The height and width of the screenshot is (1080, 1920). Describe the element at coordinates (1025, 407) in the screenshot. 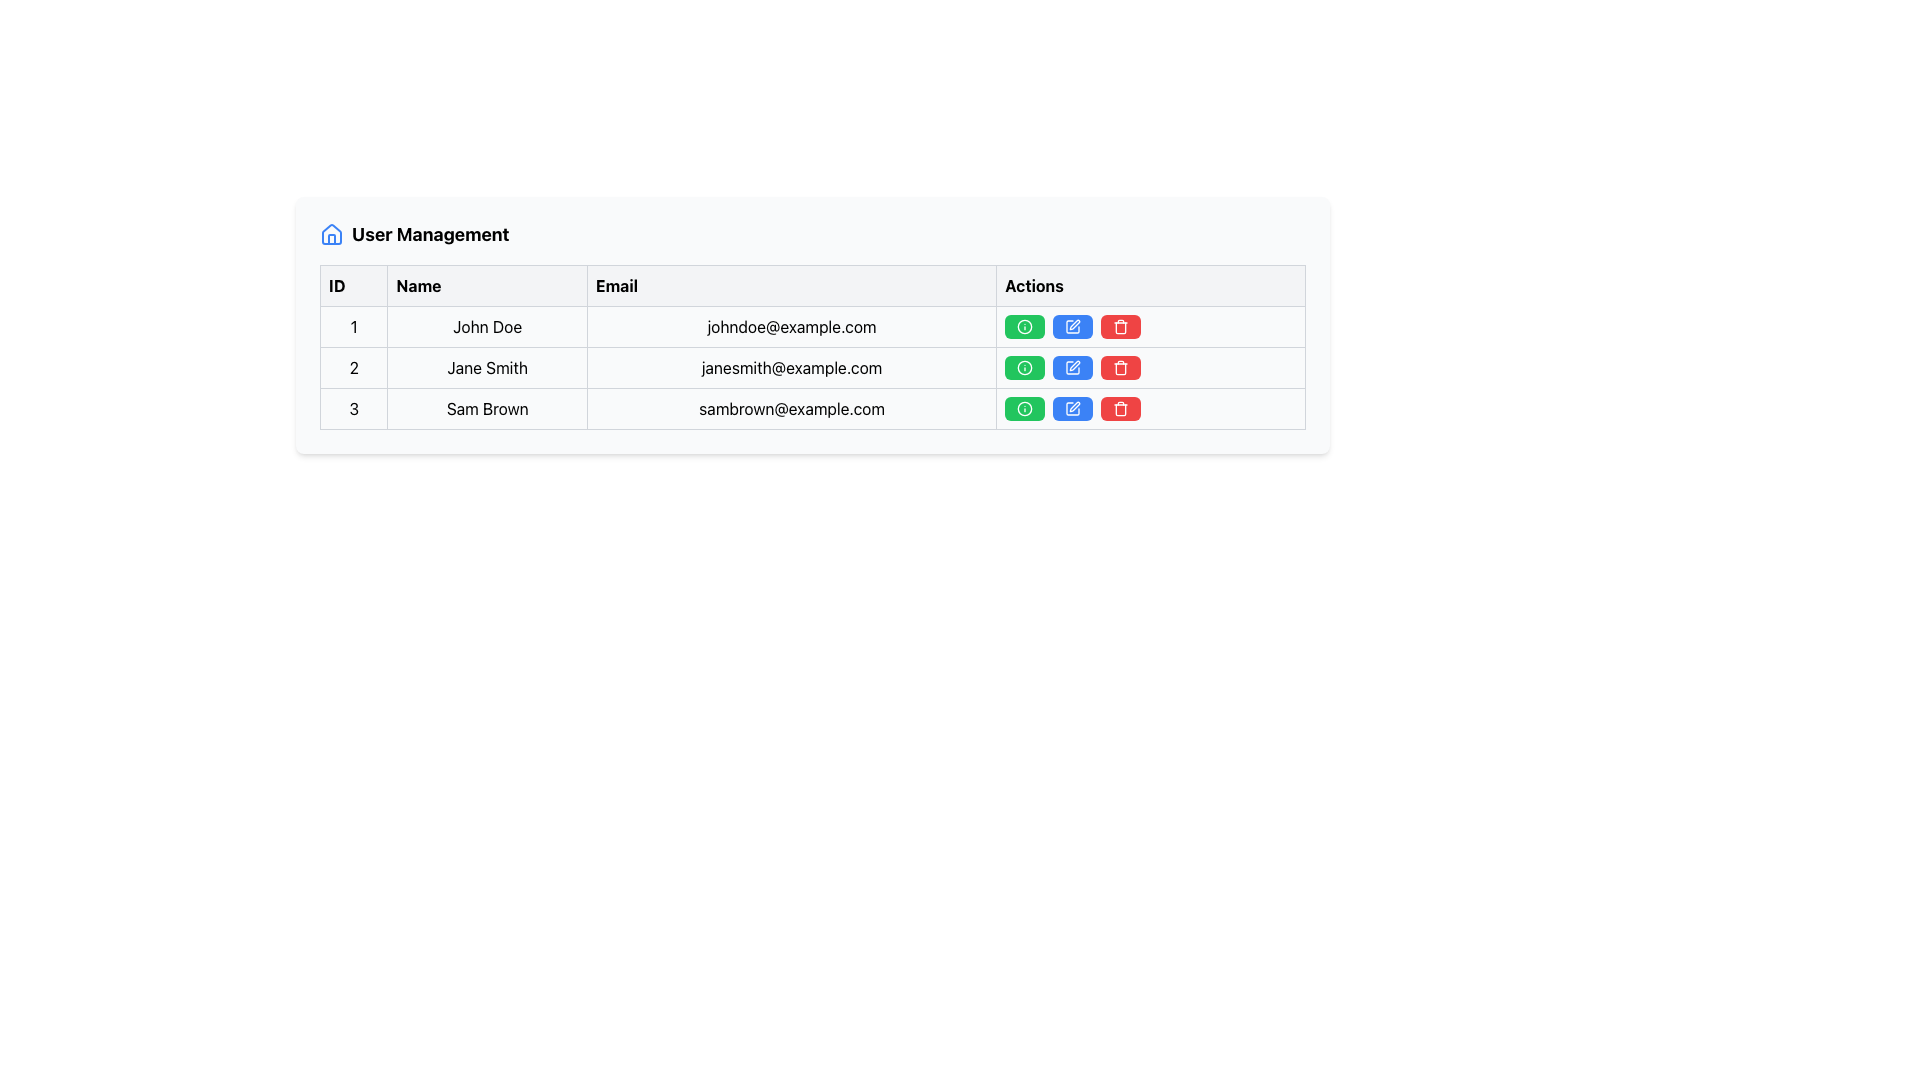

I see `the green circular 'info' icon located in the 'Actions' column of the last row corresponding to user 'Sam Brown'` at that location.